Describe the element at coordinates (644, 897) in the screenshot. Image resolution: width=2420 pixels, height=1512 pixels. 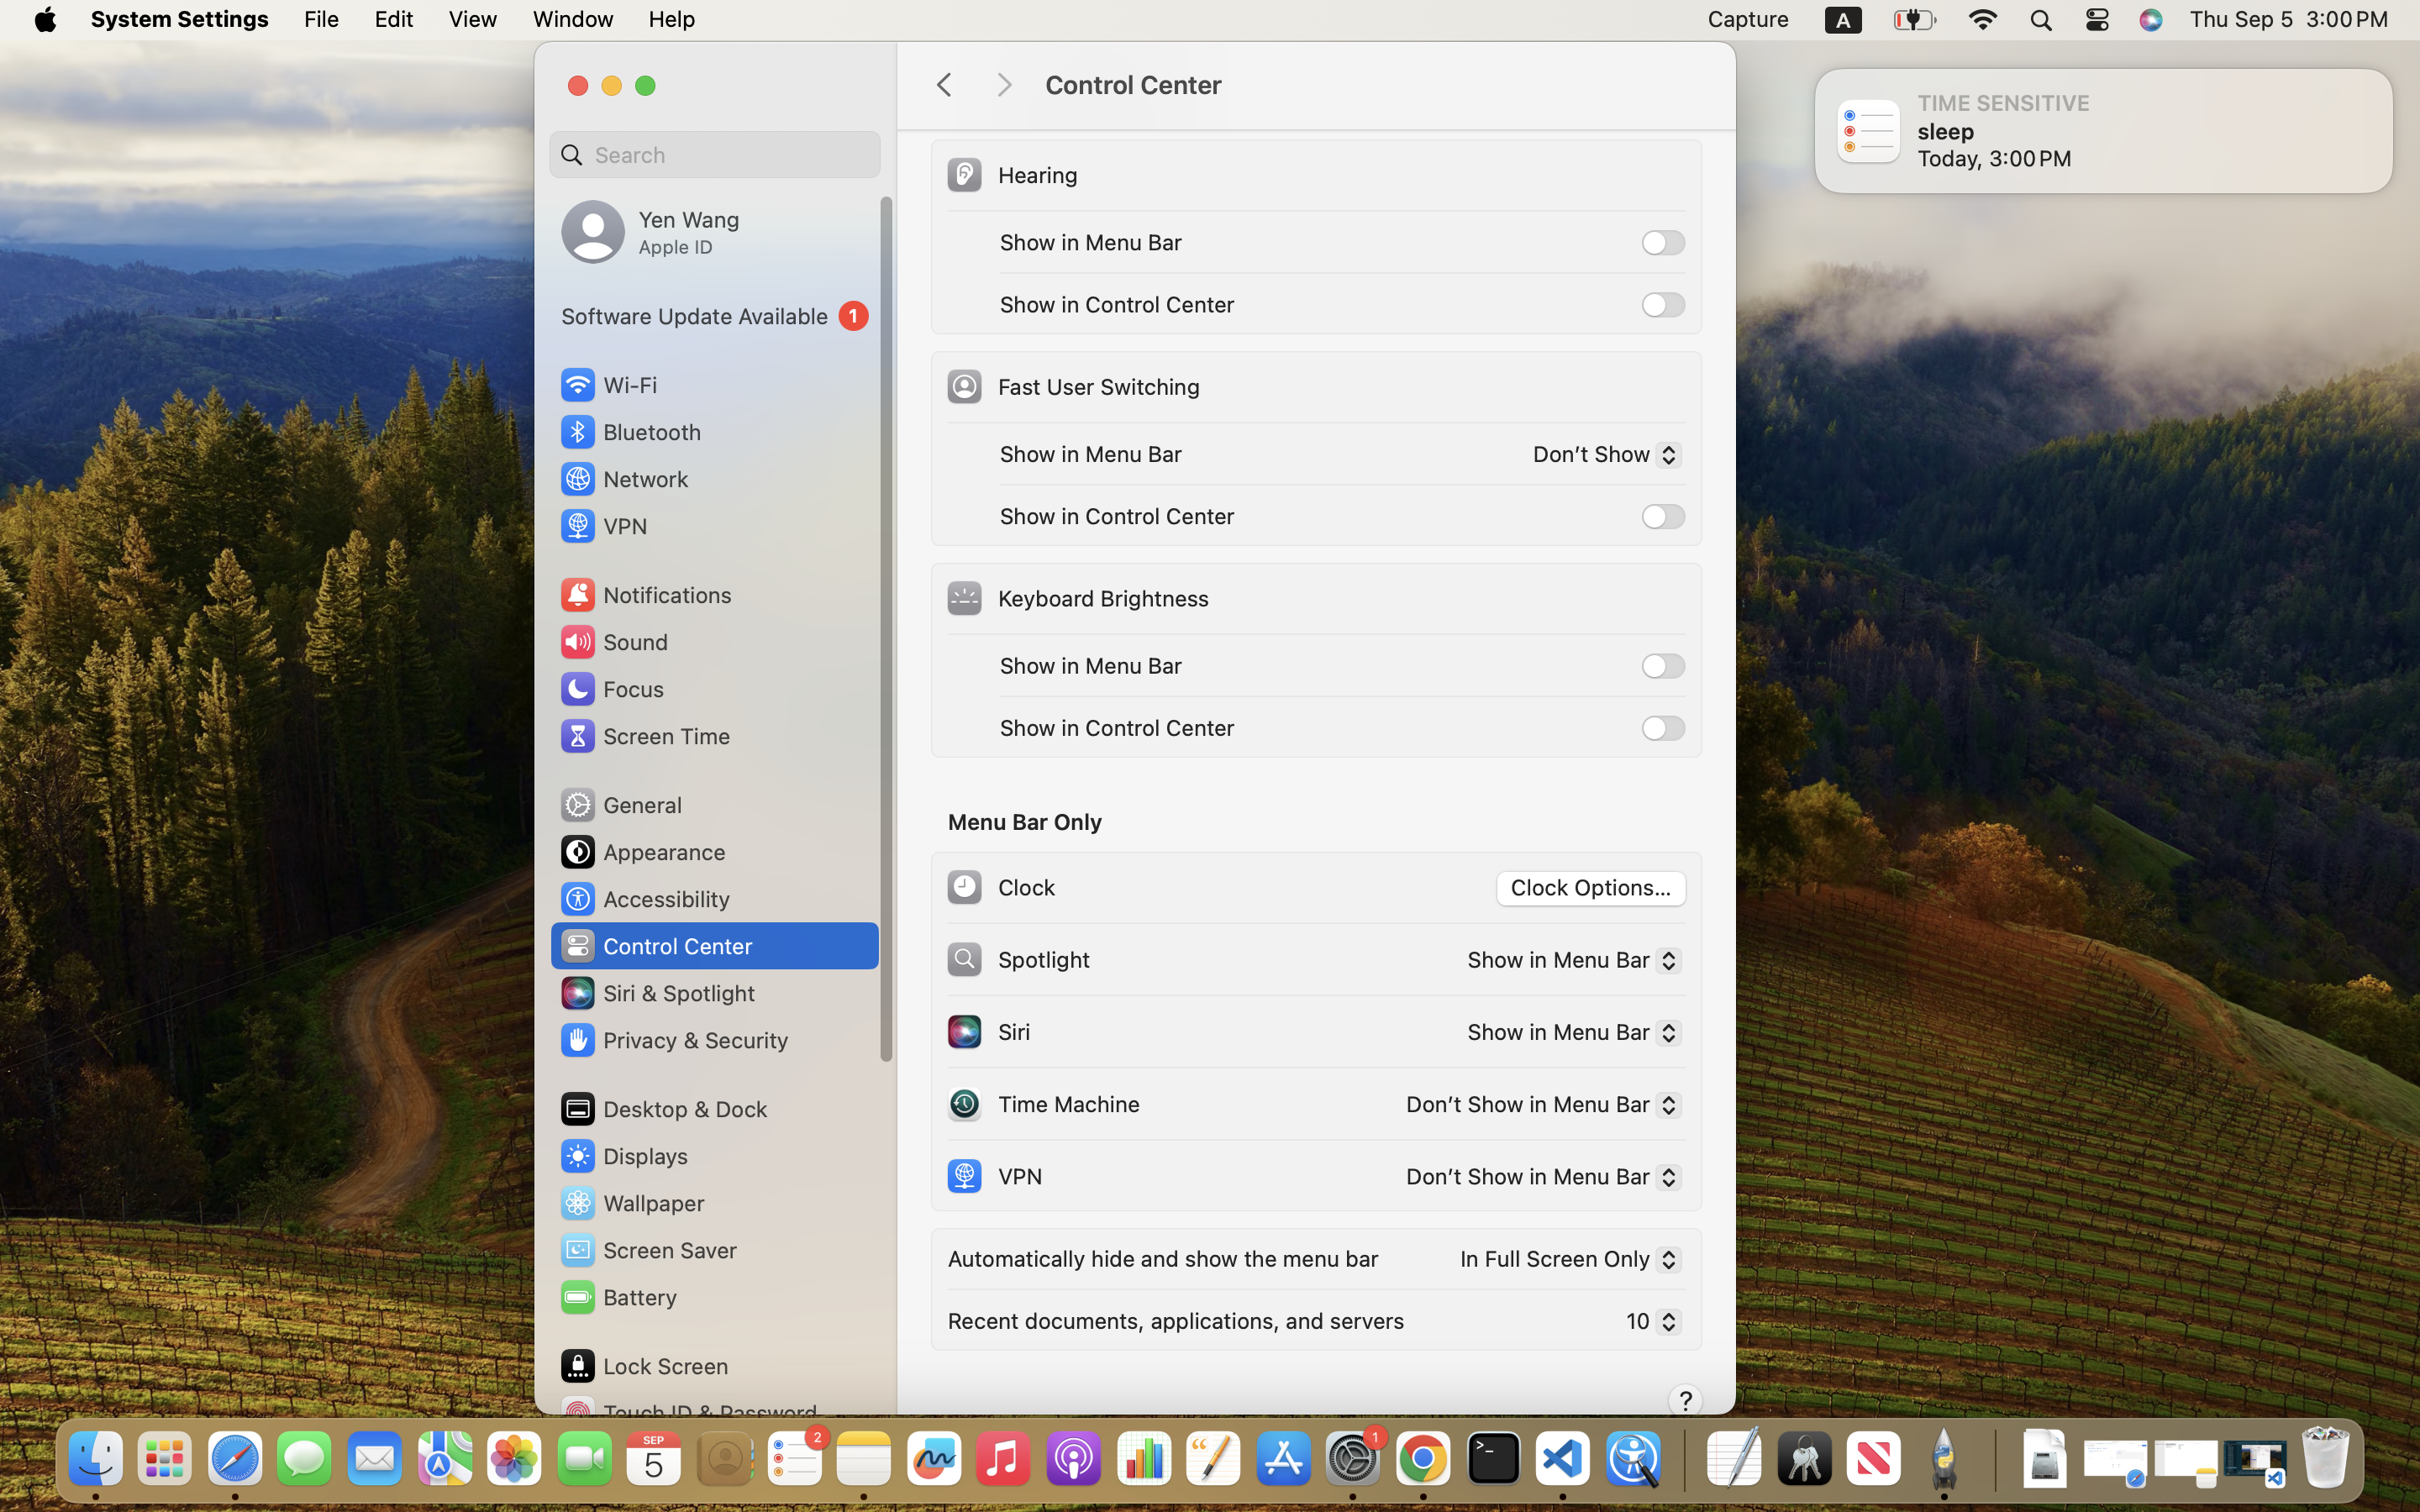
I see `'Accessibility'` at that location.